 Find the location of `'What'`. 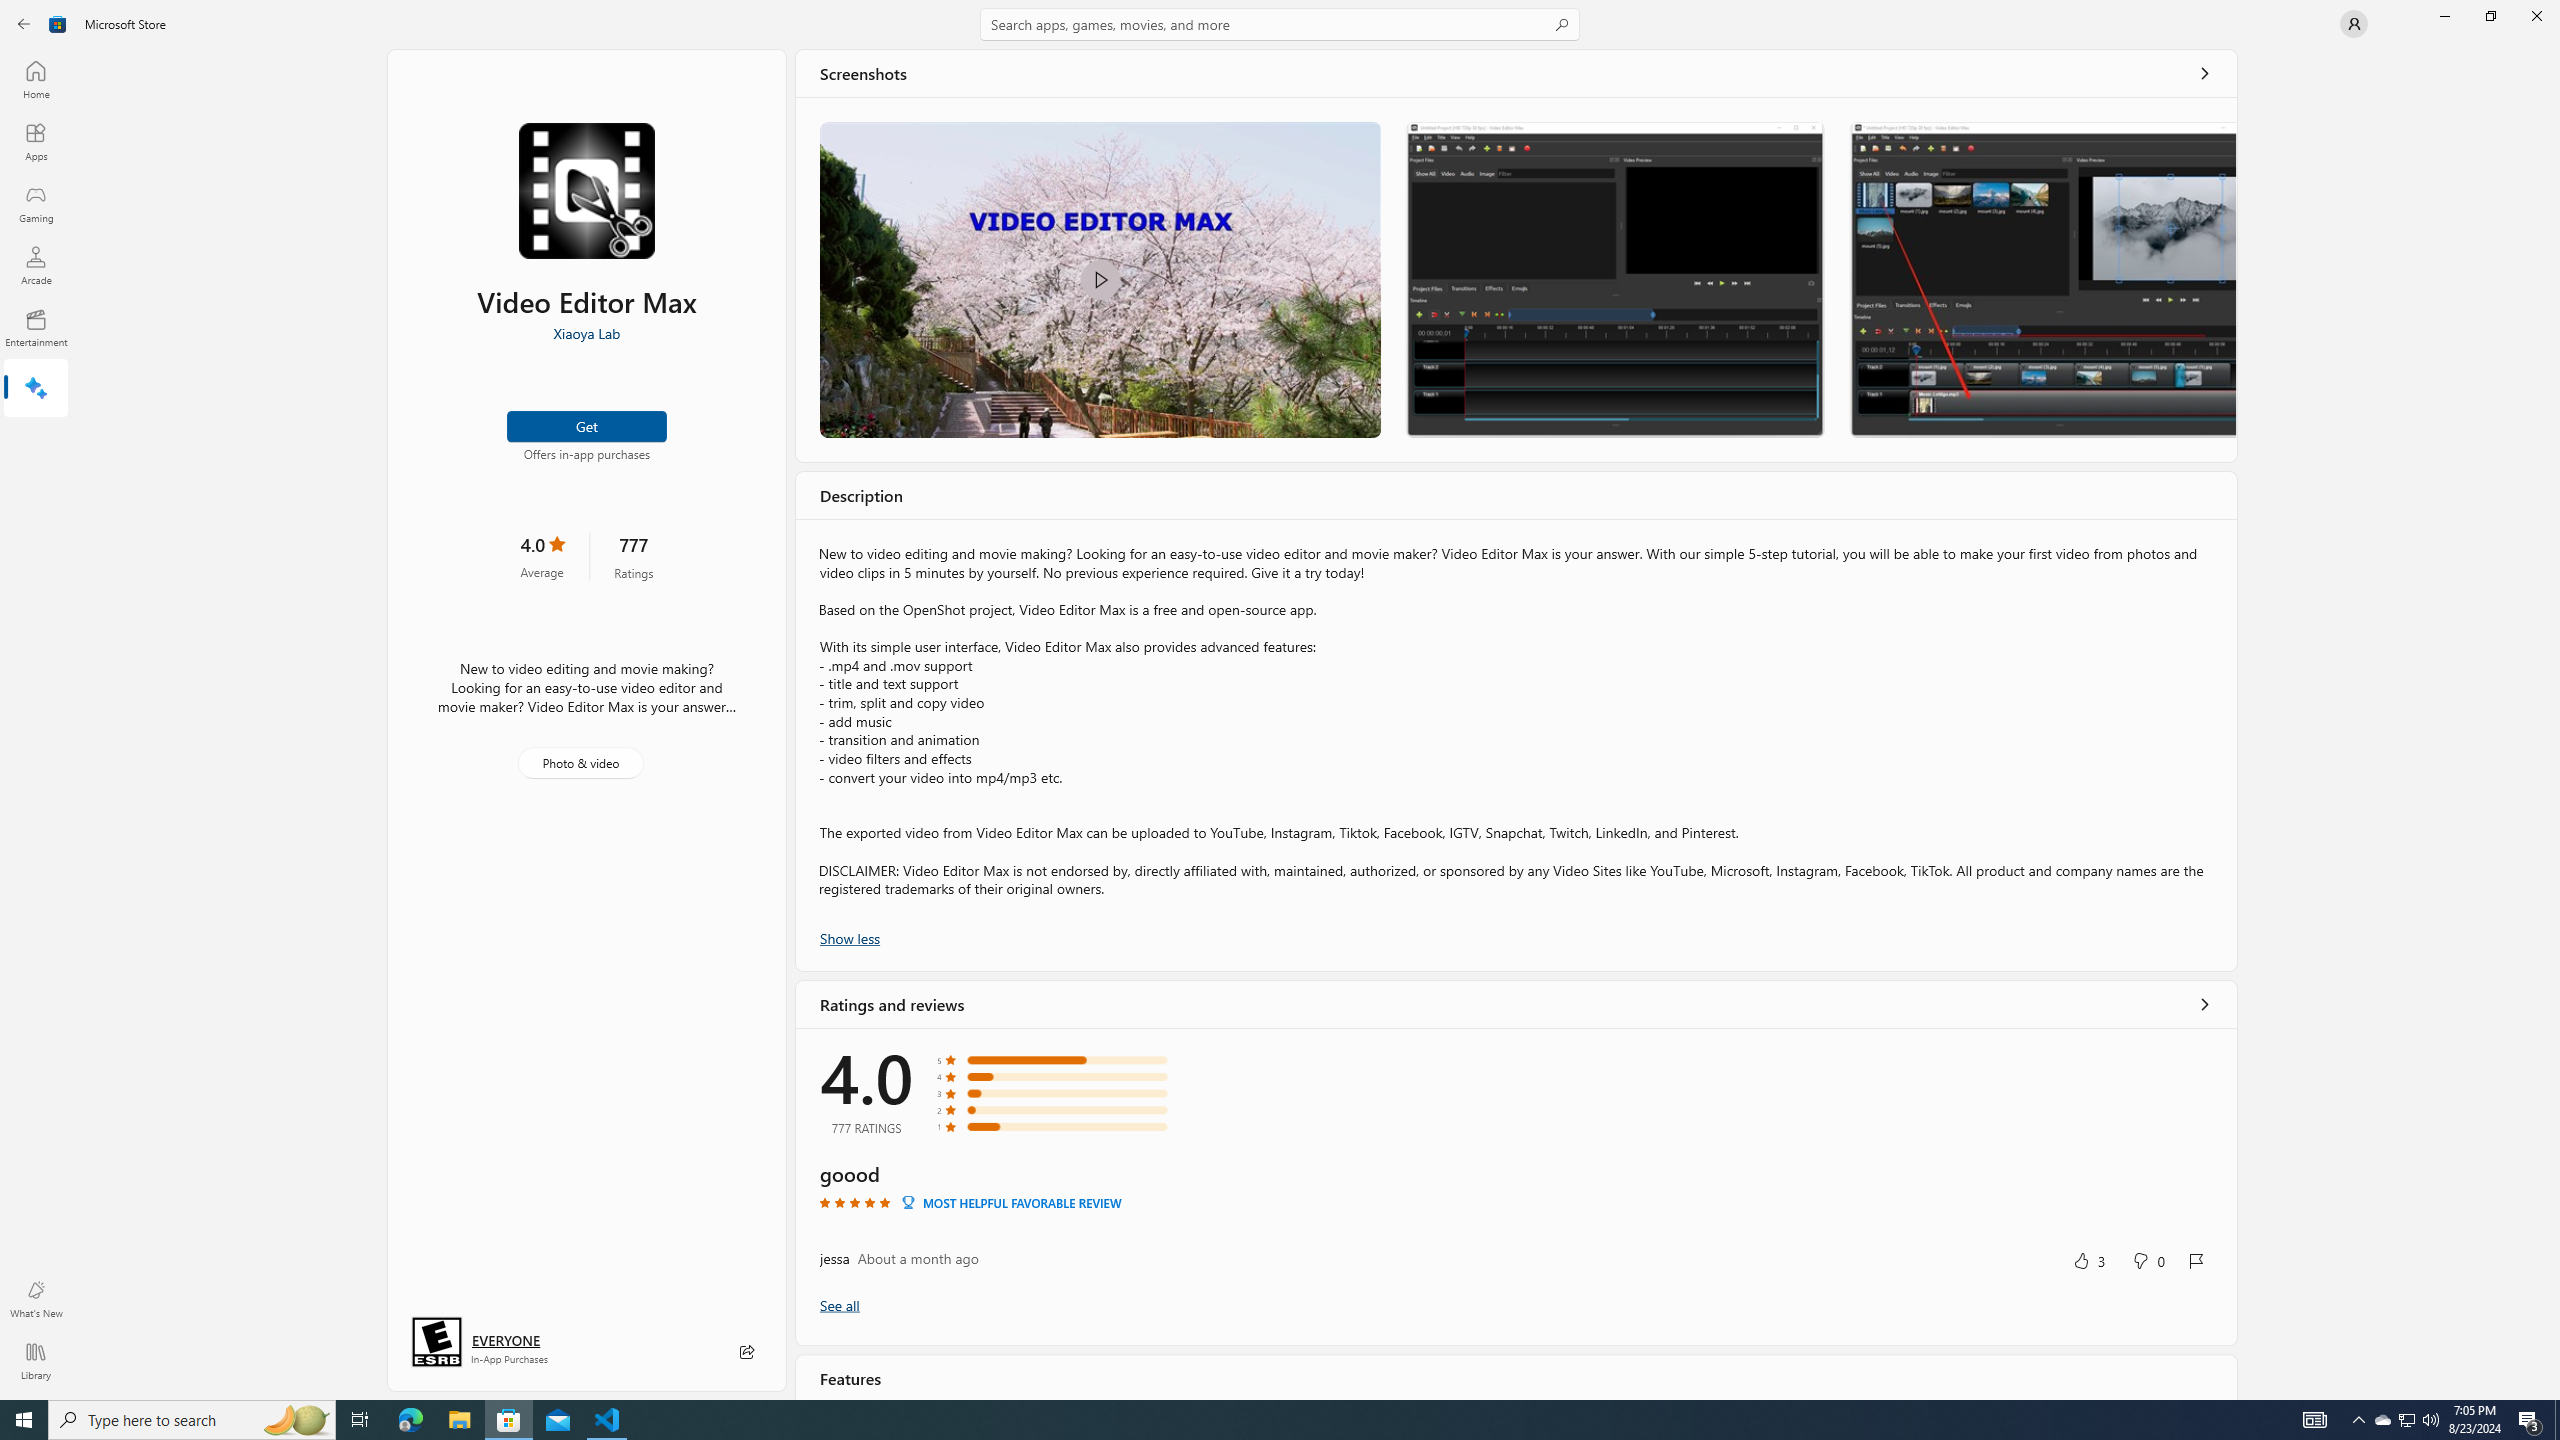

'What' is located at coordinates (34, 1298).